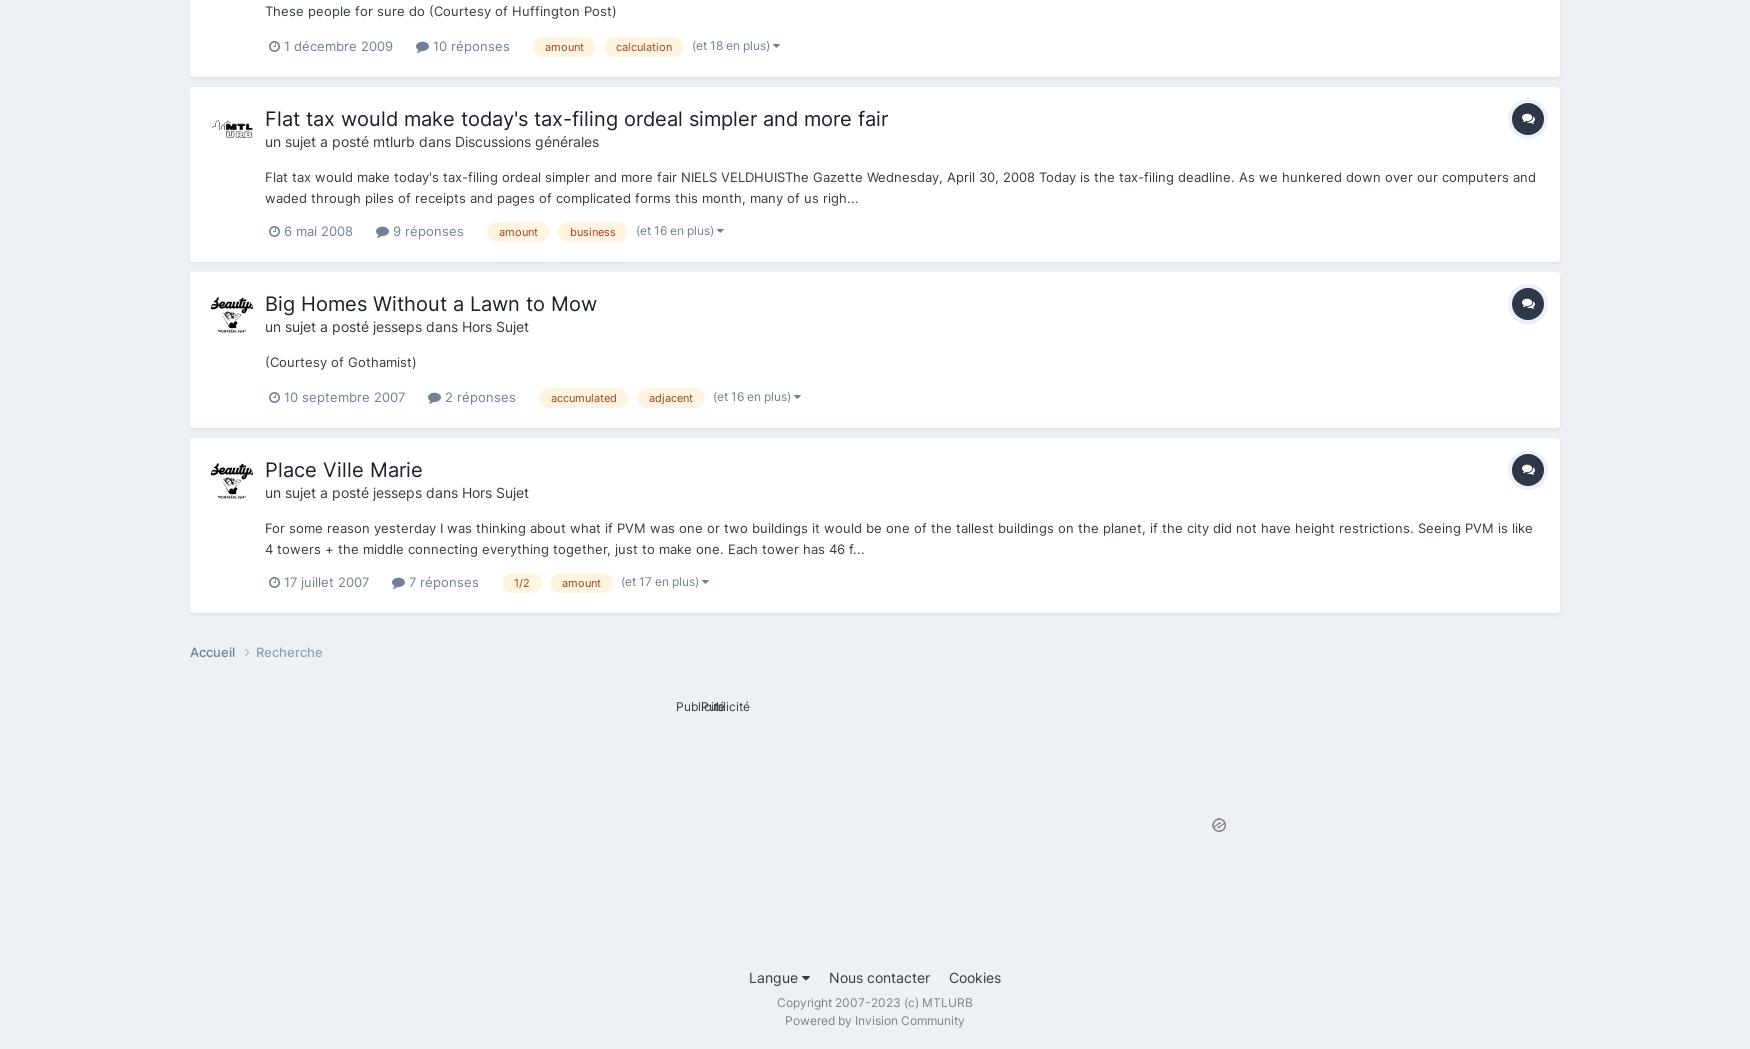 This screenshot has height=1049, width=1750. I want to click on '10 septembre 2007', so click(344, 397).